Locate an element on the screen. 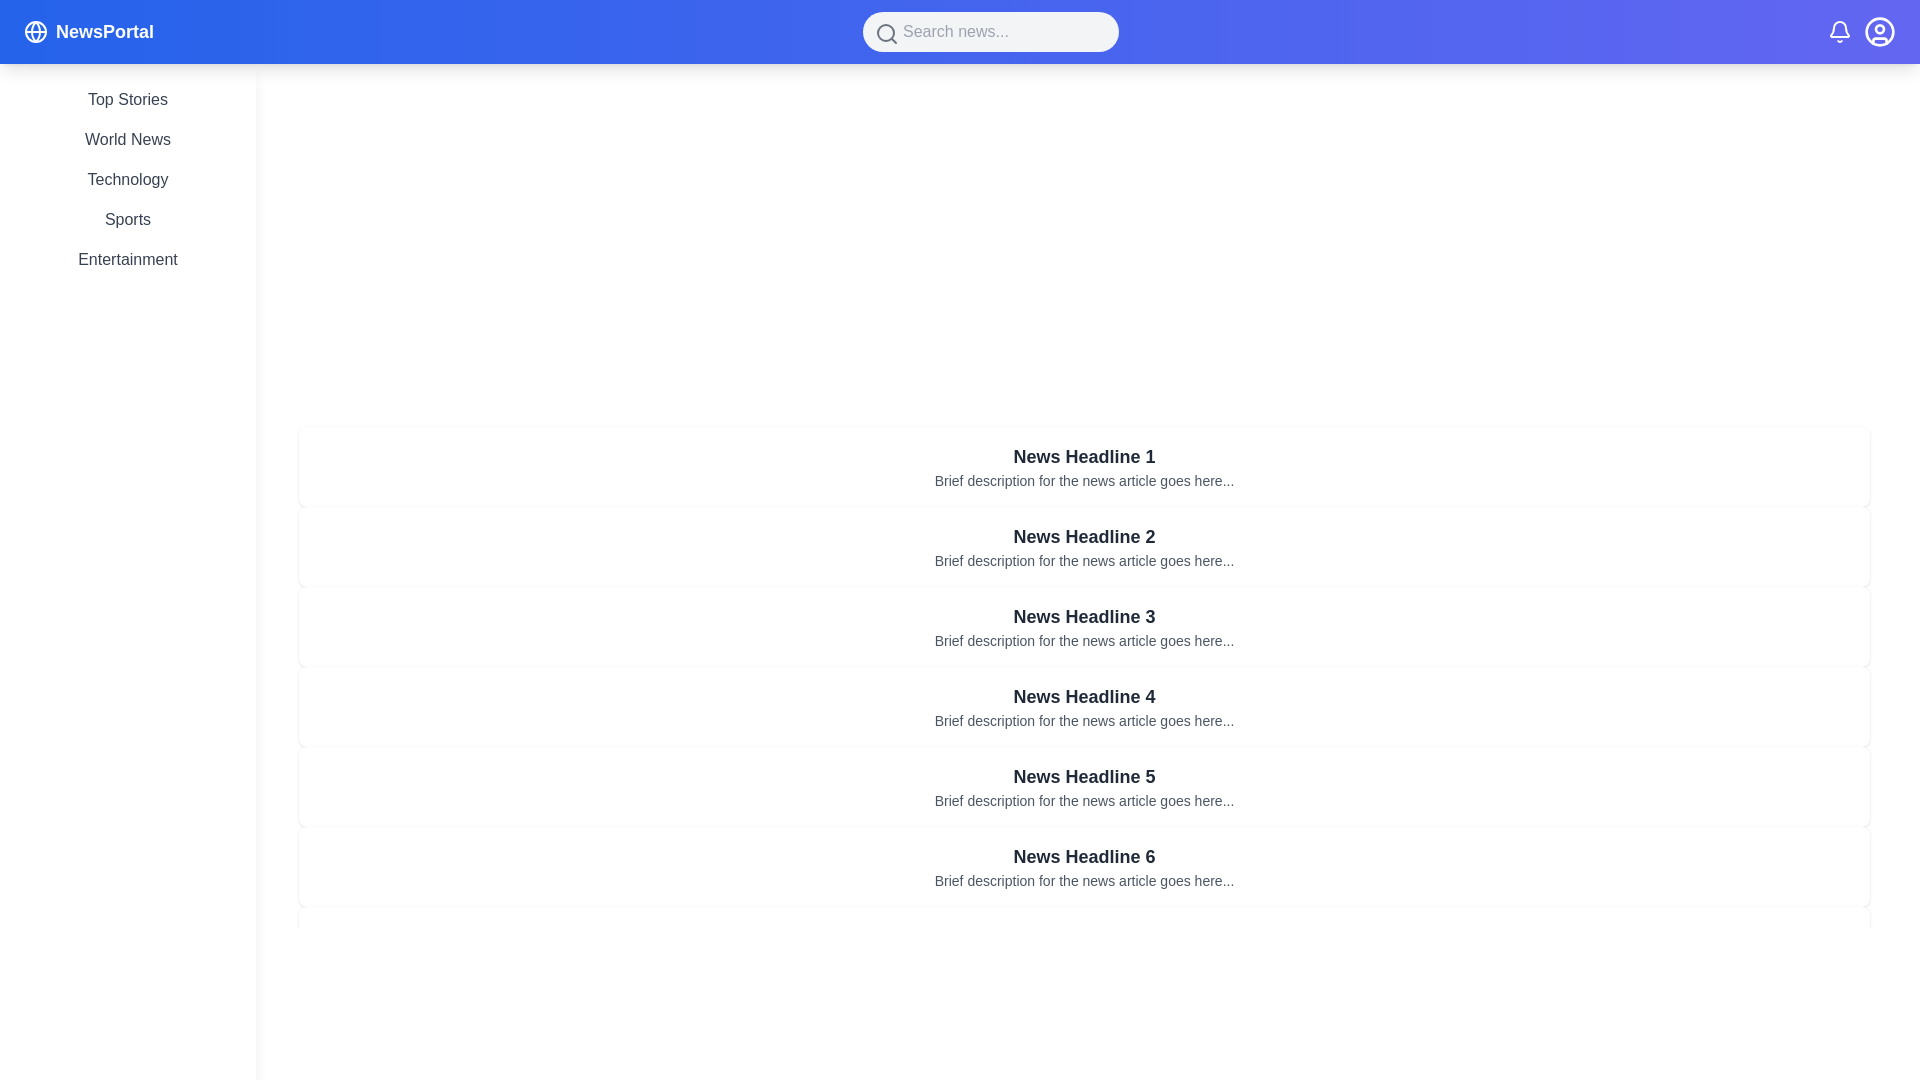 This screenshot has height=1080, width=1920. the 'Technology' navigation link in the left sidebar is located at coordinates (127, 180).